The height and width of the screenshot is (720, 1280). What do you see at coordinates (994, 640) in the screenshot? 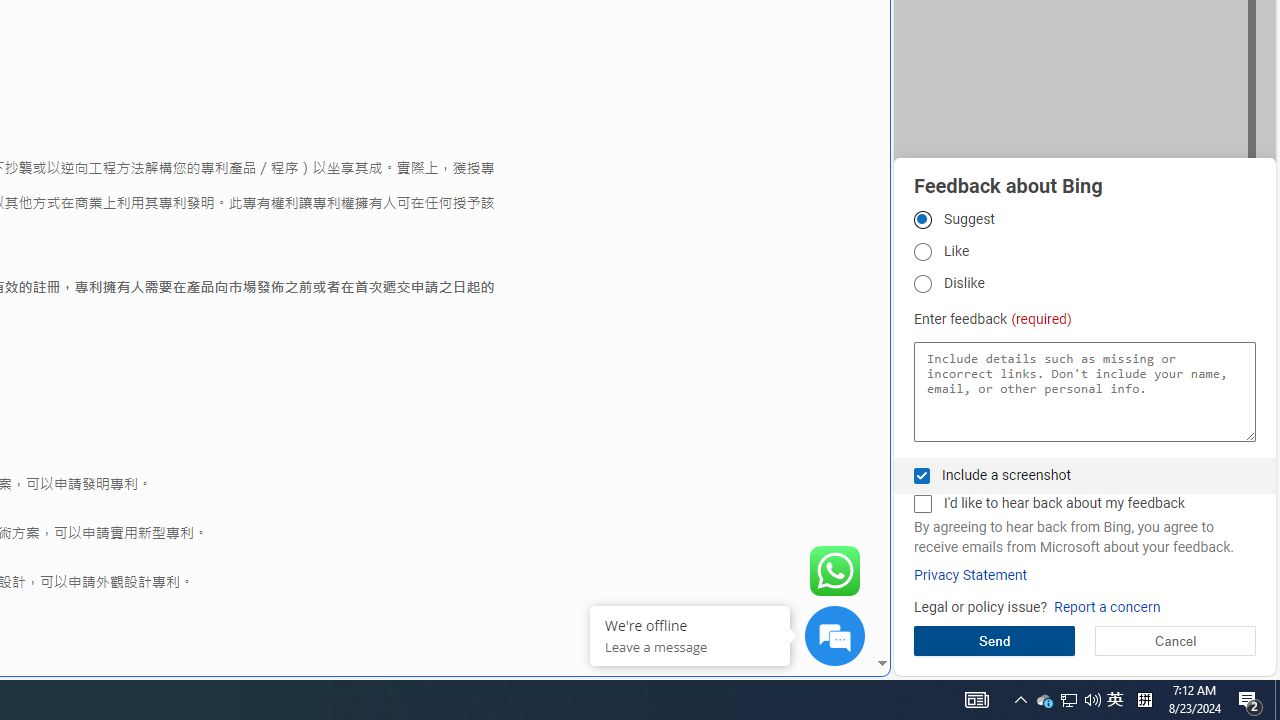
I see `'Send'` at bounding box center [994, 640].